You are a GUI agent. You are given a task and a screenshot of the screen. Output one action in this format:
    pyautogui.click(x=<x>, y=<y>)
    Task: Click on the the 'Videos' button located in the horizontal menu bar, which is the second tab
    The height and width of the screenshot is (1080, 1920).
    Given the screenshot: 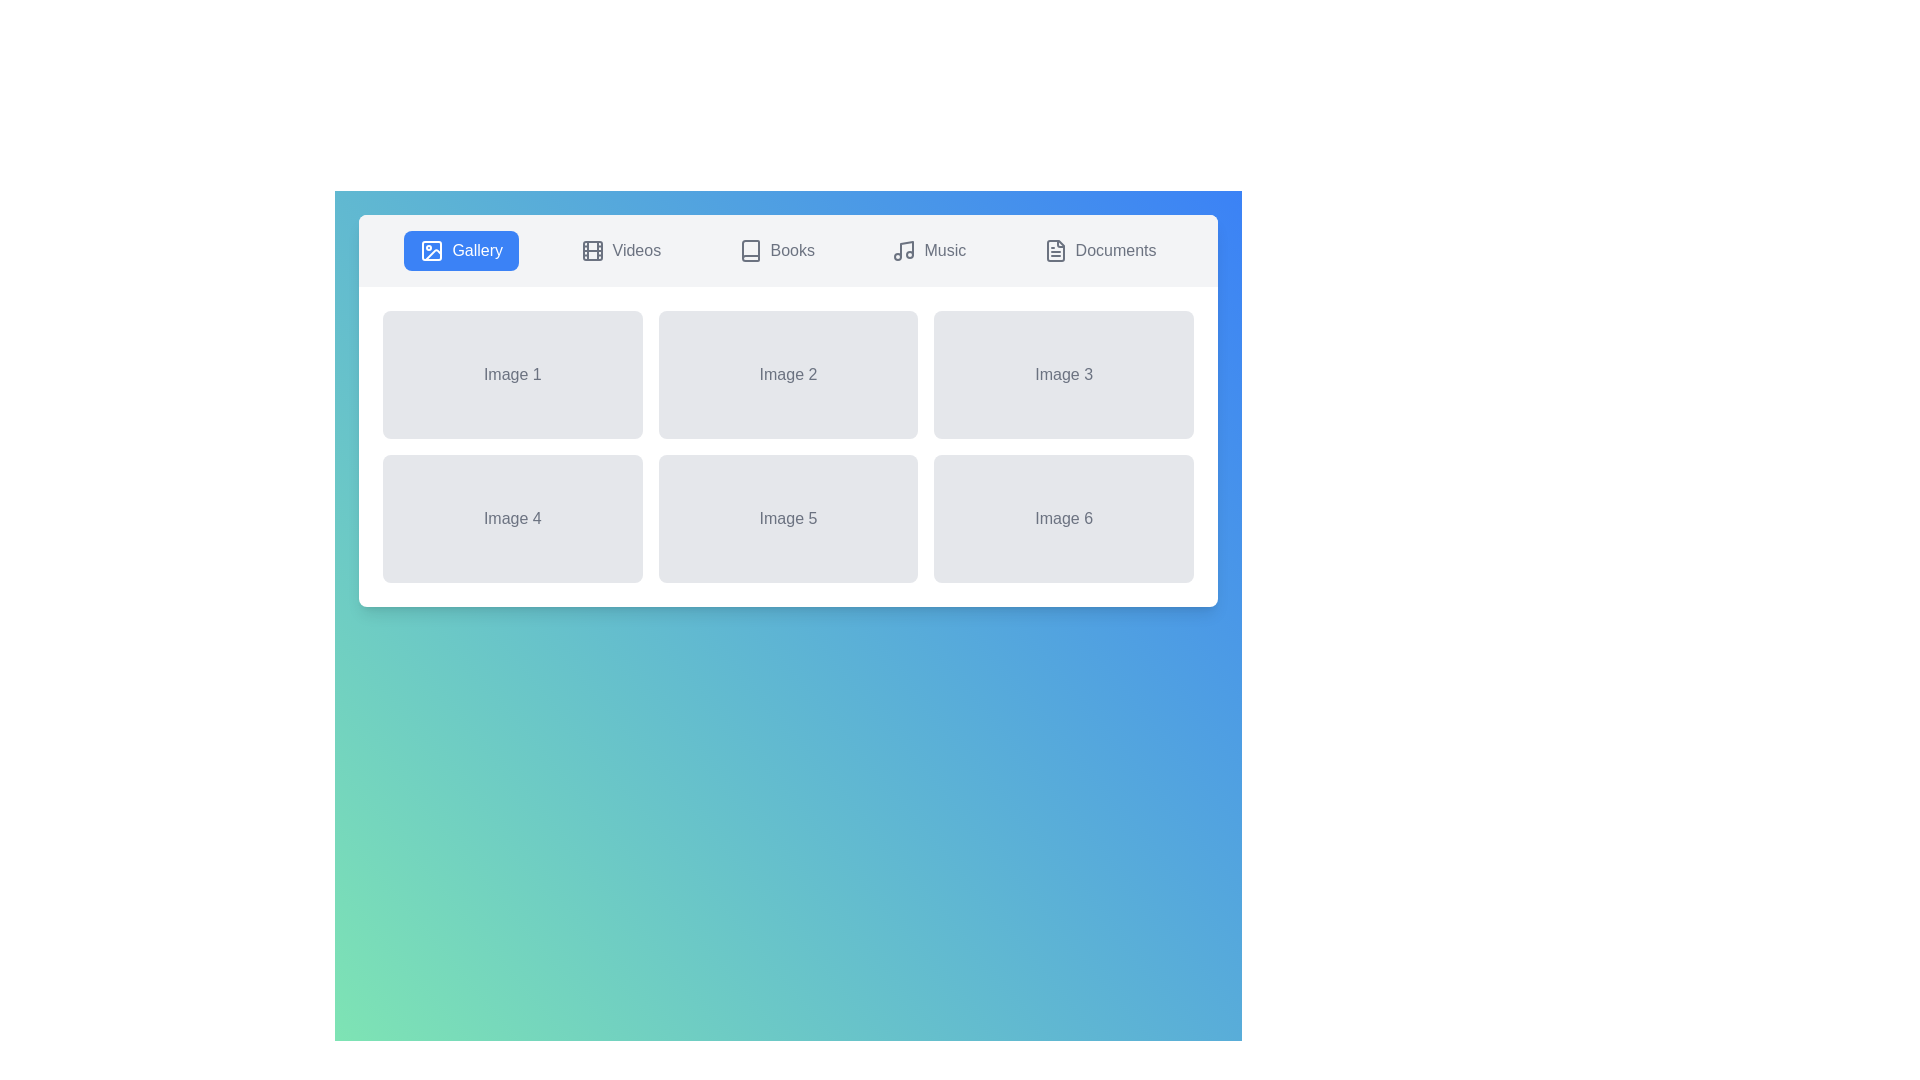 What is the action you would take?
    pyautogui.click(x=619, y=249)
    